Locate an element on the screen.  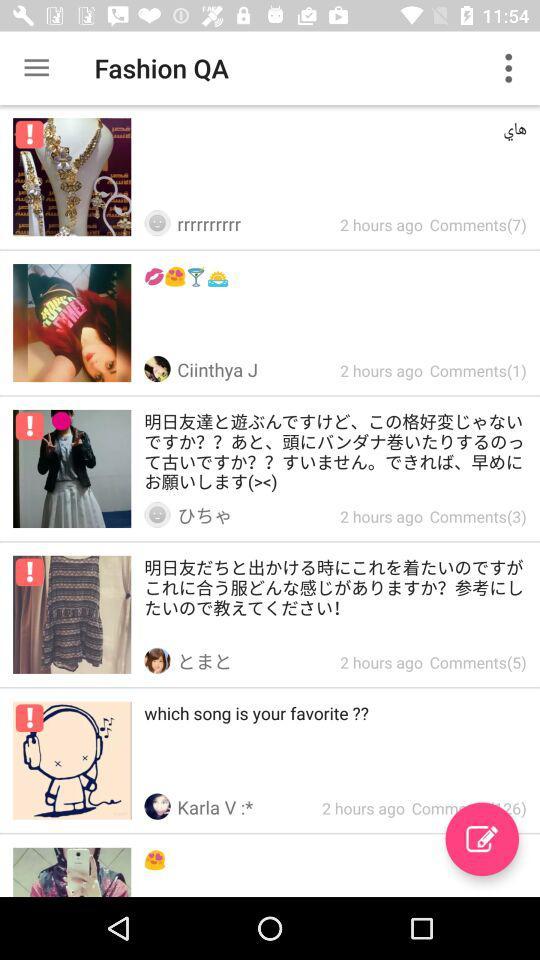
the item below the which song is icon is located at coordinates (481, 839).